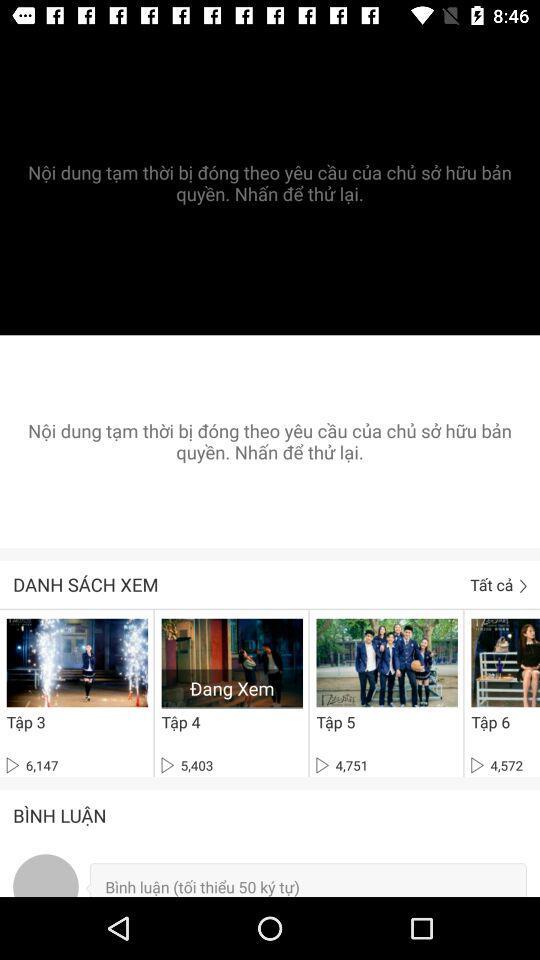 The image size is (540, 960). I want to click on the image which is above 4572 number, so click(504, 662).